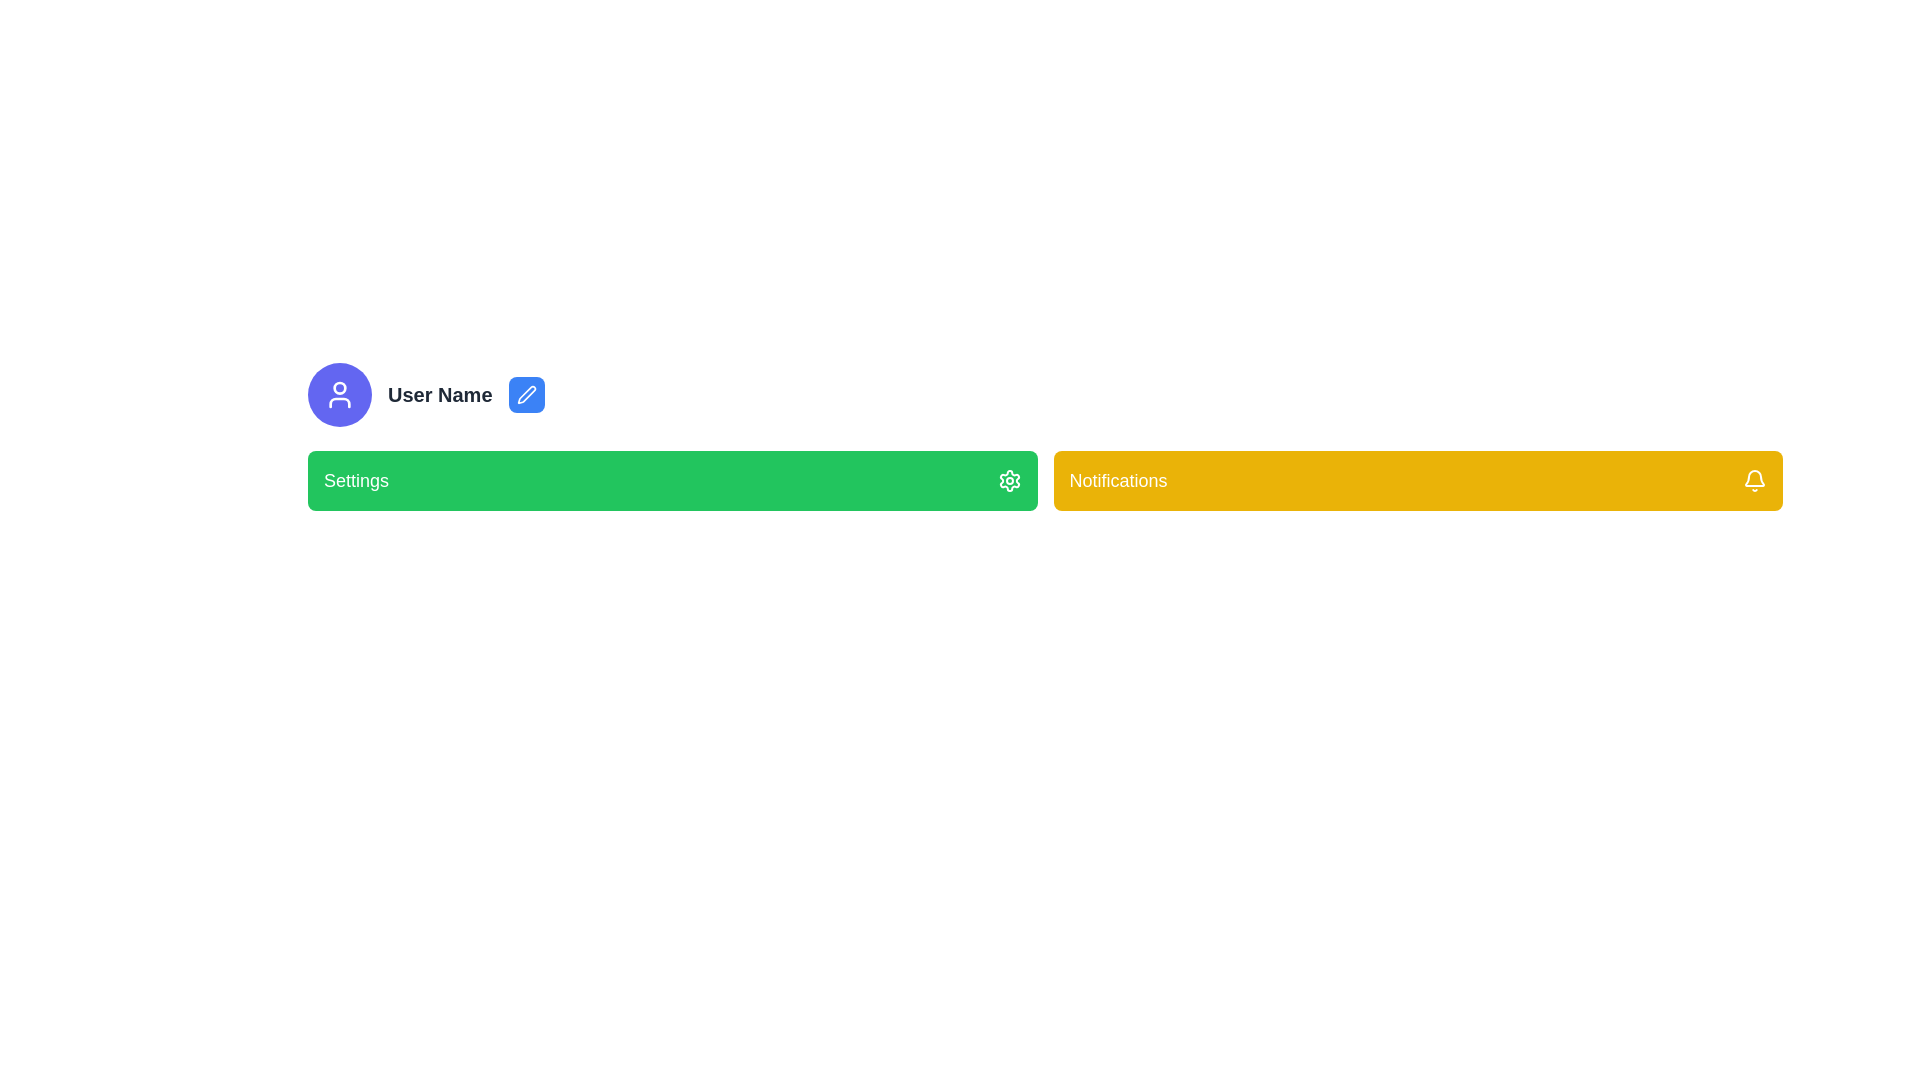  Describe the element at coordinates (1754, 481) in the screenshot. I see `the bell-shaped icon with a simplistic design that is located on the yellow notification button, adjacent to the text 'Notifications'` at that location.